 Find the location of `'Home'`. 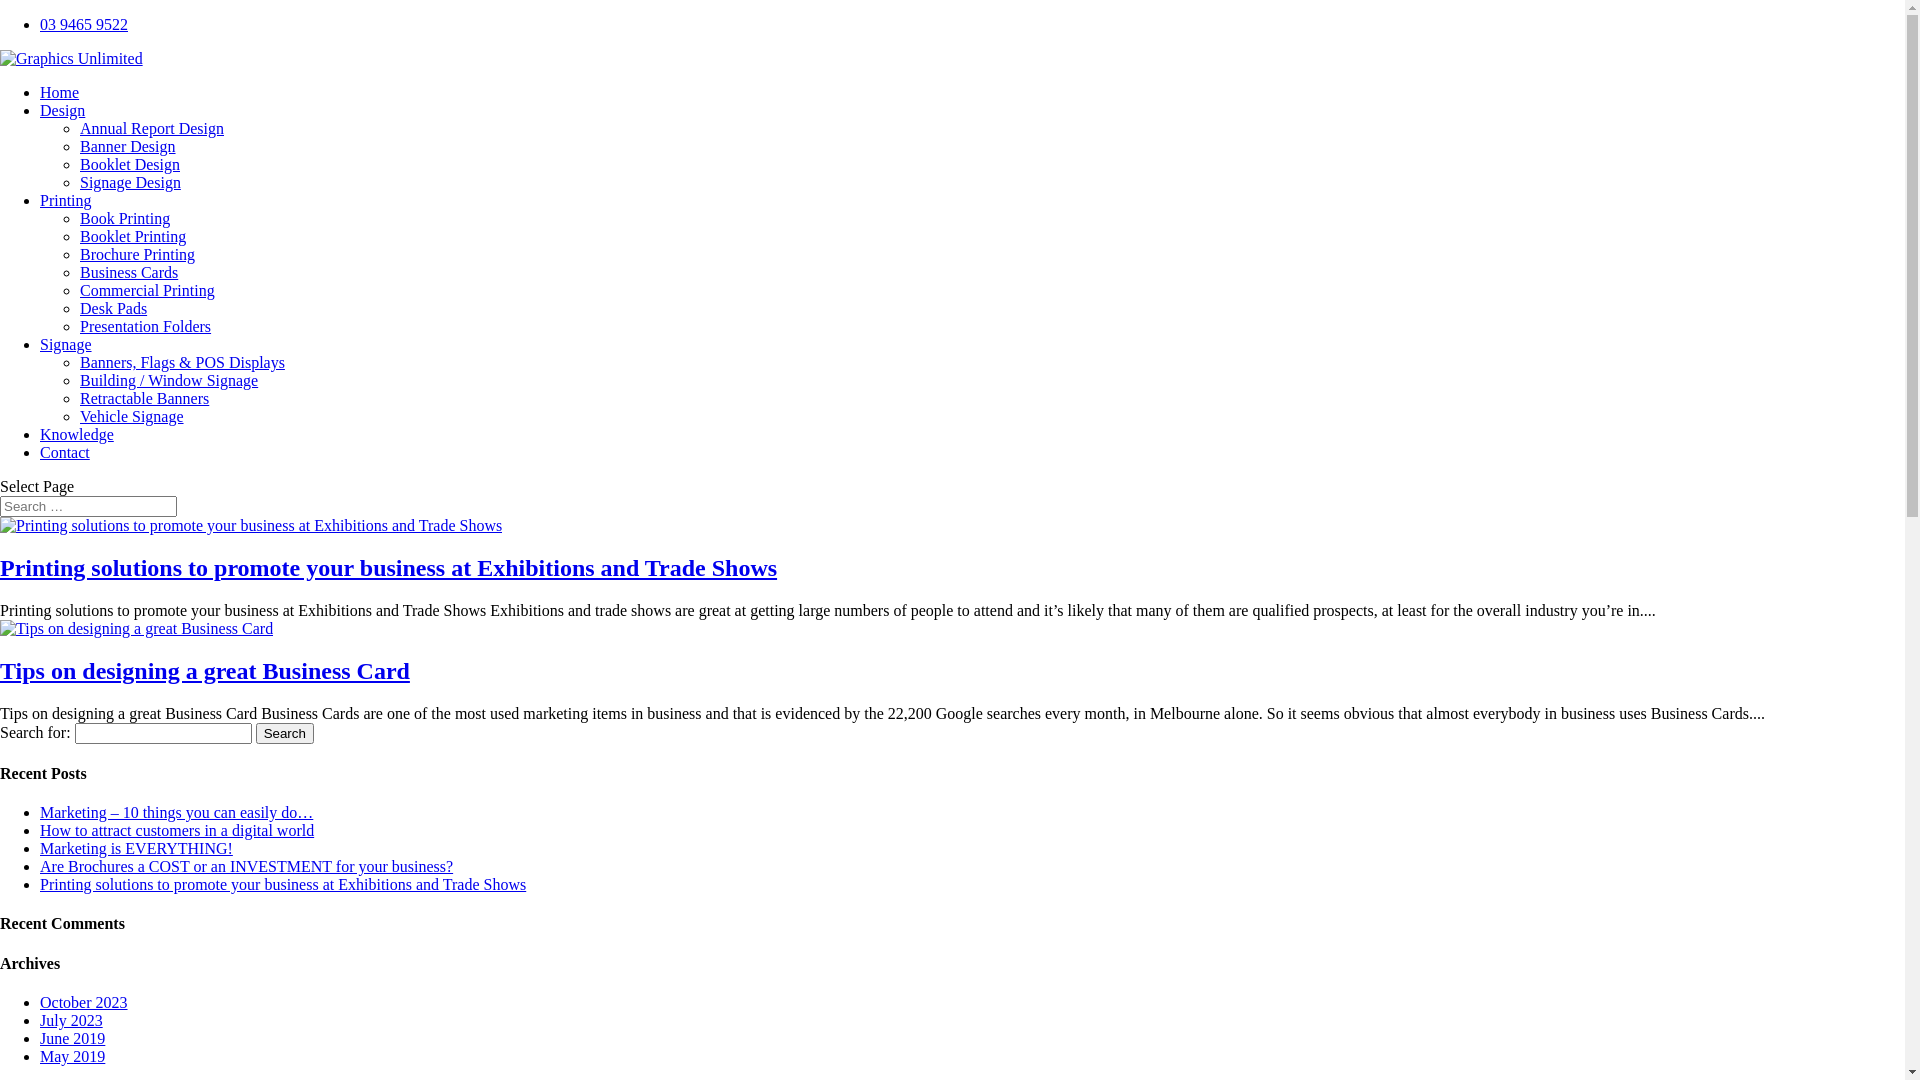

'Home' is located at coordinates (59, 92).